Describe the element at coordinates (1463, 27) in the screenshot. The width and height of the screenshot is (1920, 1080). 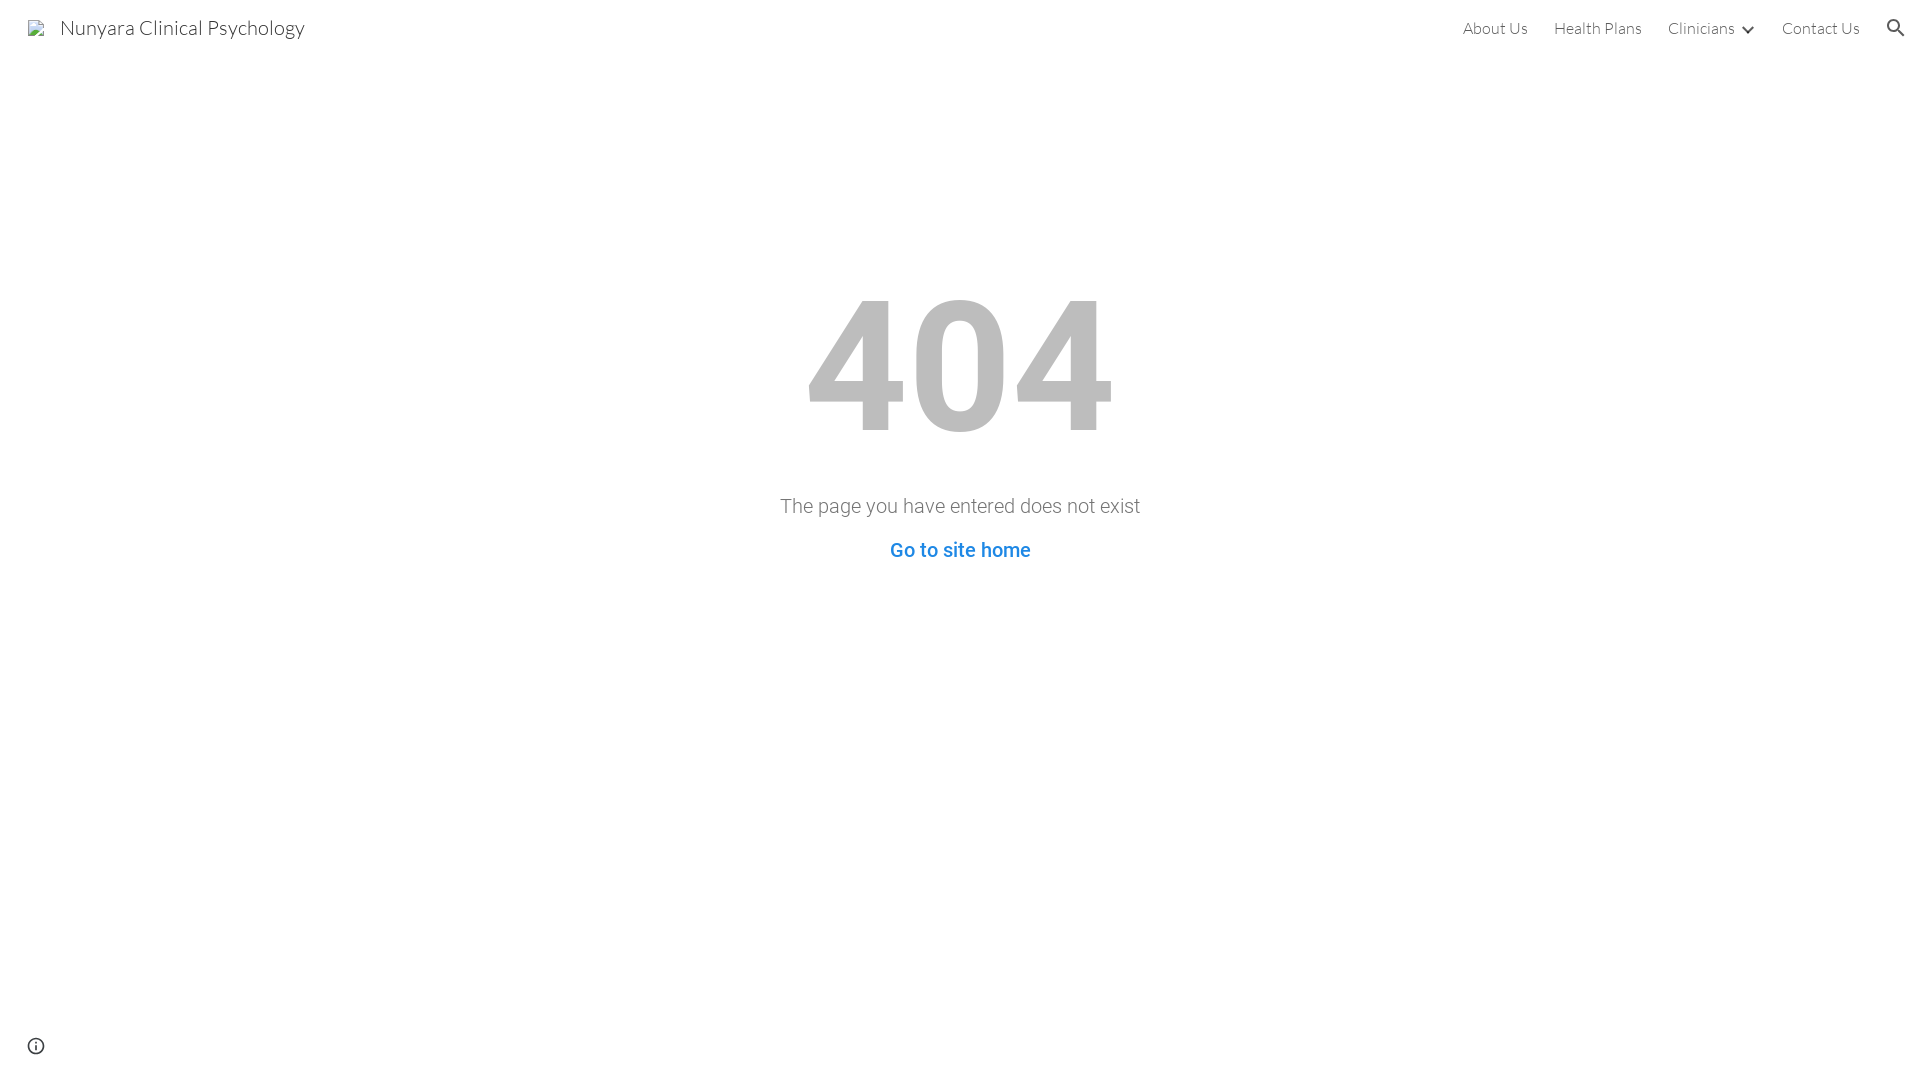
I see `'About Us'` at that location.